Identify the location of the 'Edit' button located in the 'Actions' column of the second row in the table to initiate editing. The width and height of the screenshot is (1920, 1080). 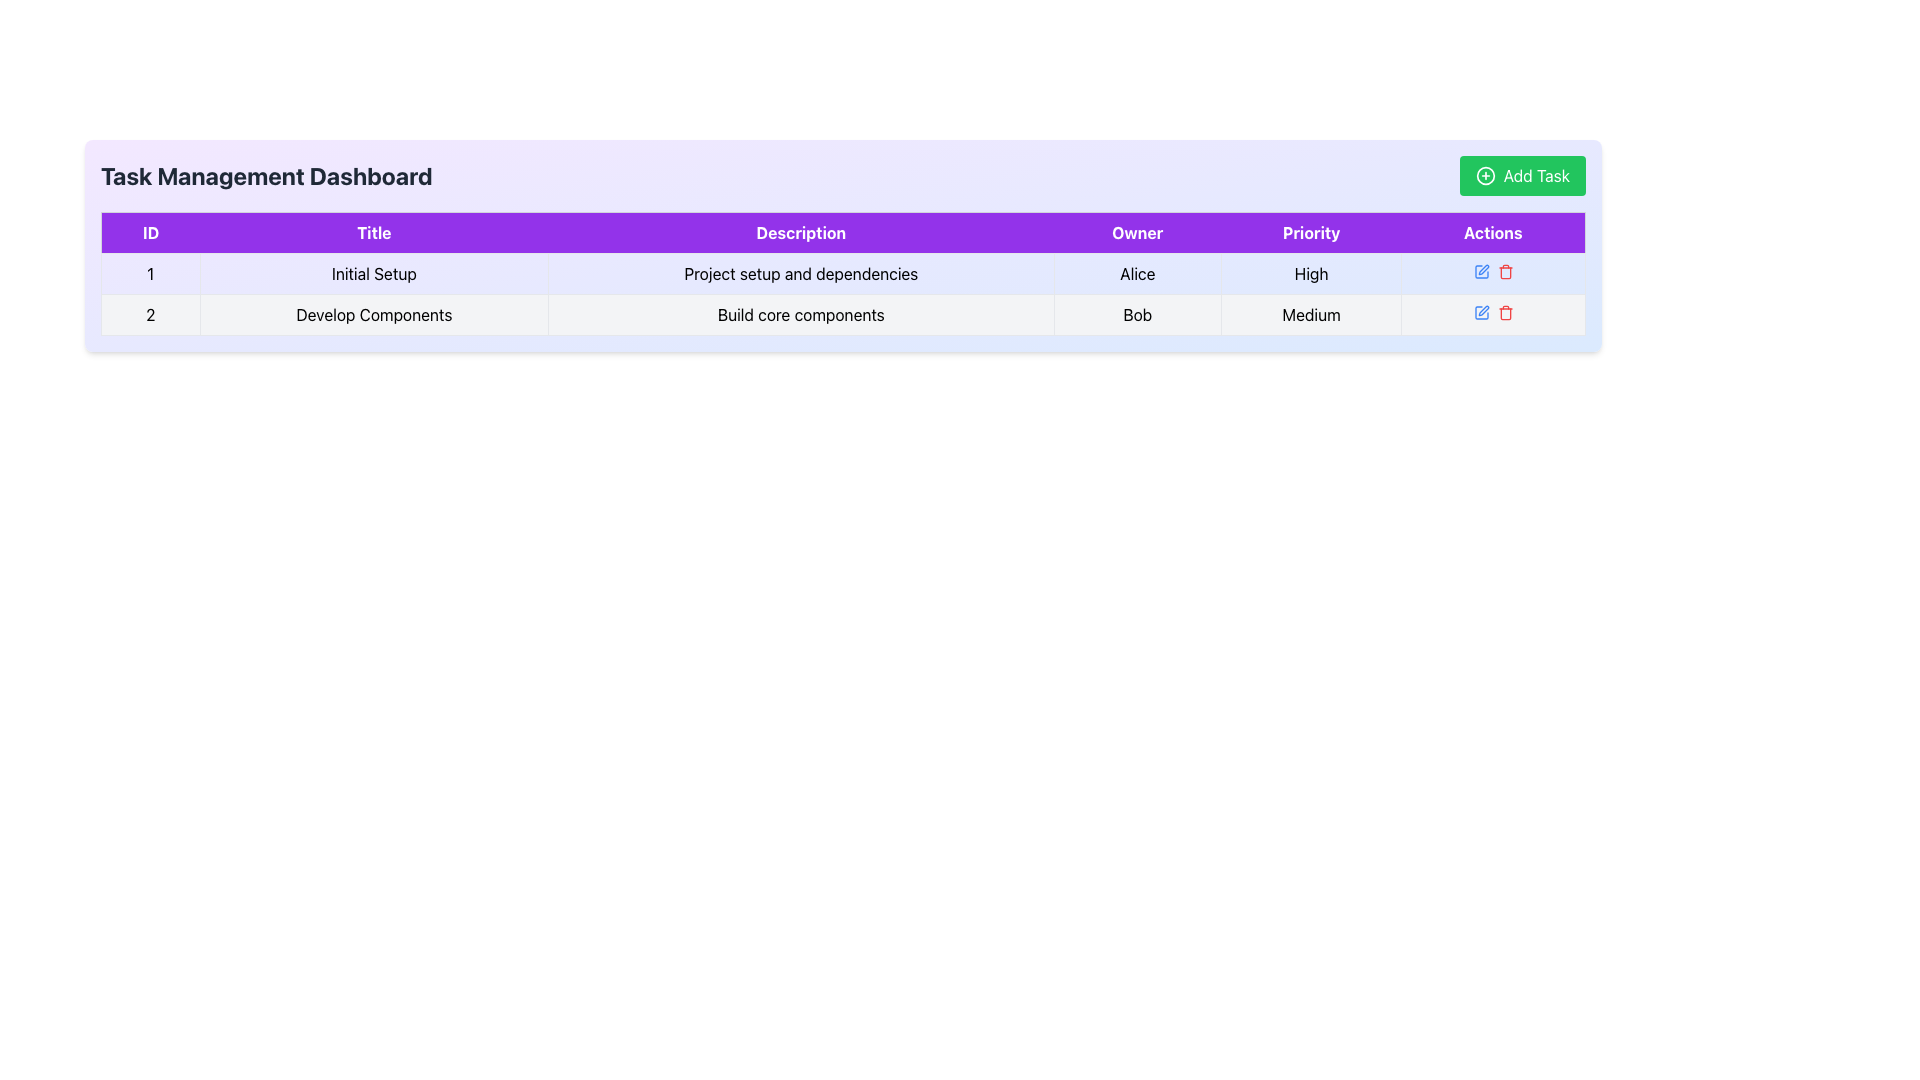
(1481, 312).